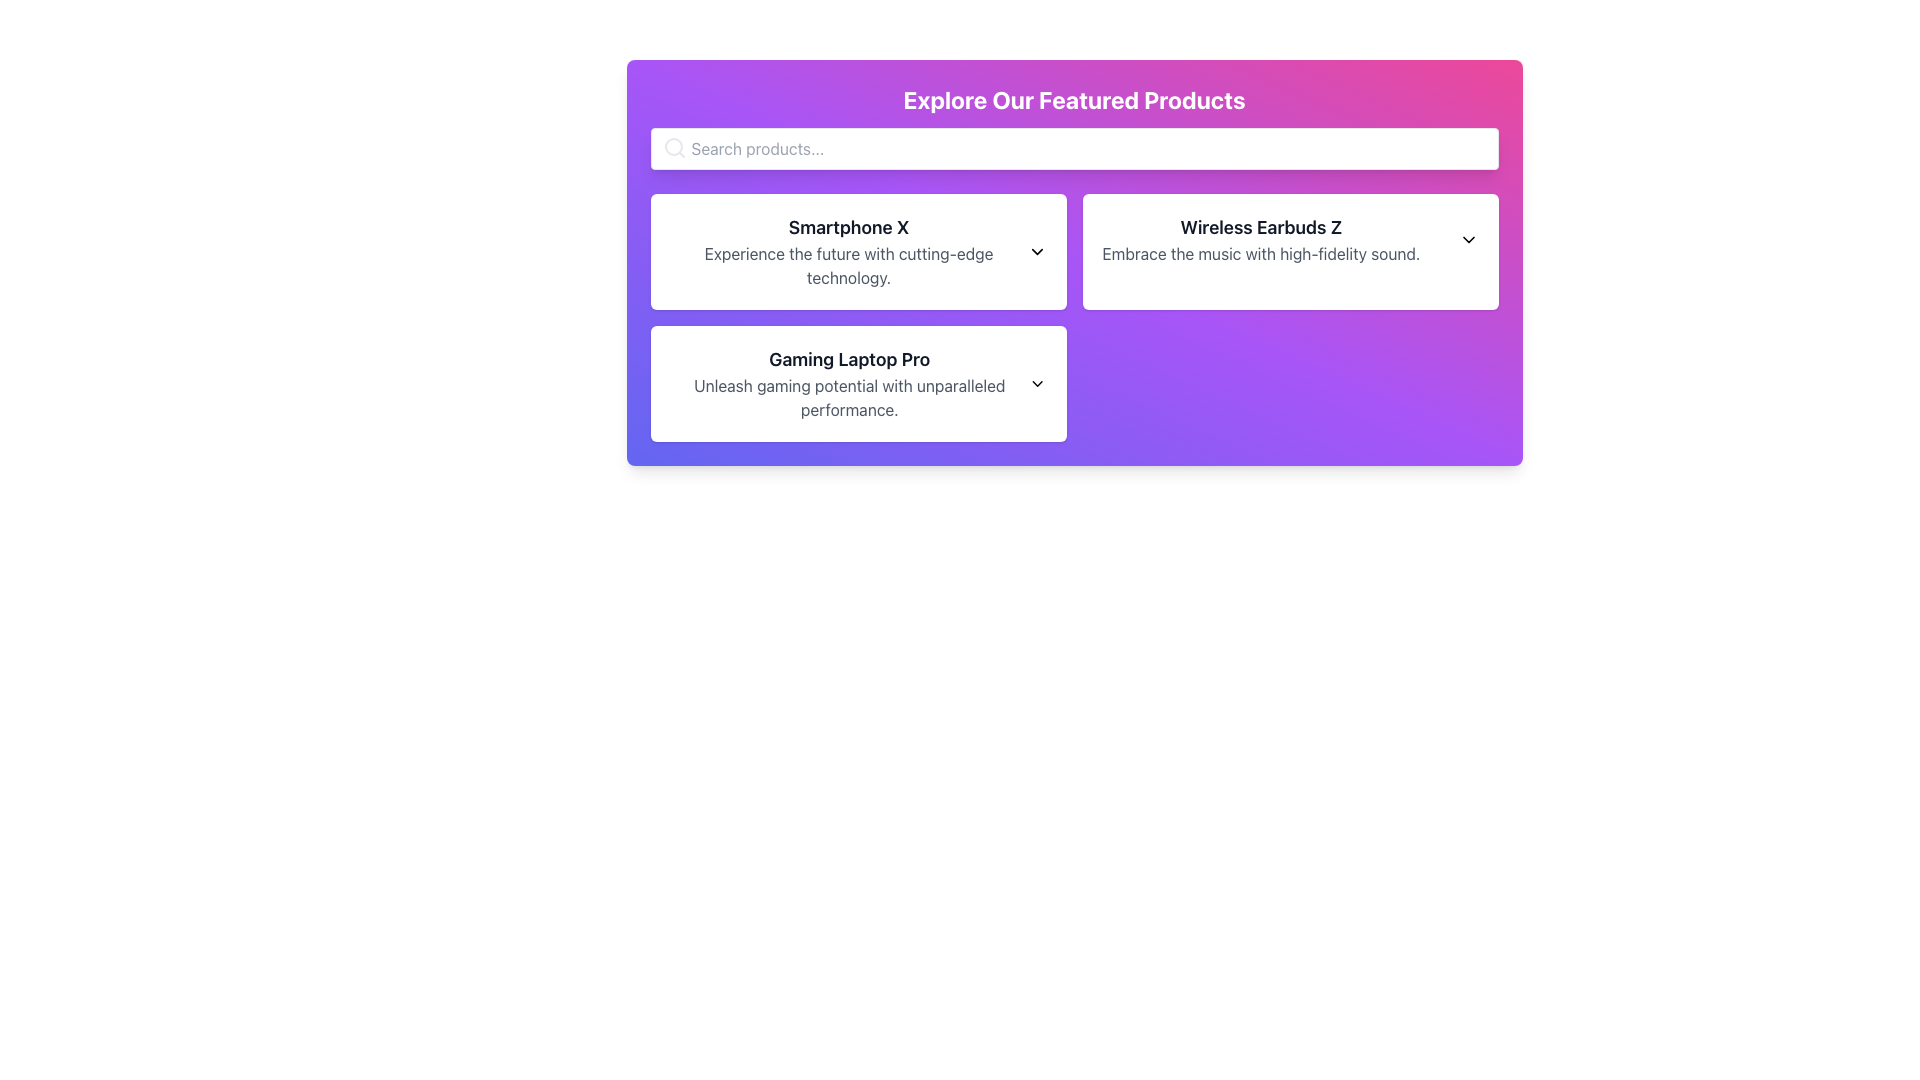 Image resolution: width=1920 pixels, height=1080 pixels. What do you see at coordinates (1260, 226) in the screenshot?
I see `the Text Label displaying 'Wireless Earbuds Z' in bold and dark gray, located in the second card of the featured products section` at bounding box center [1260, 226].